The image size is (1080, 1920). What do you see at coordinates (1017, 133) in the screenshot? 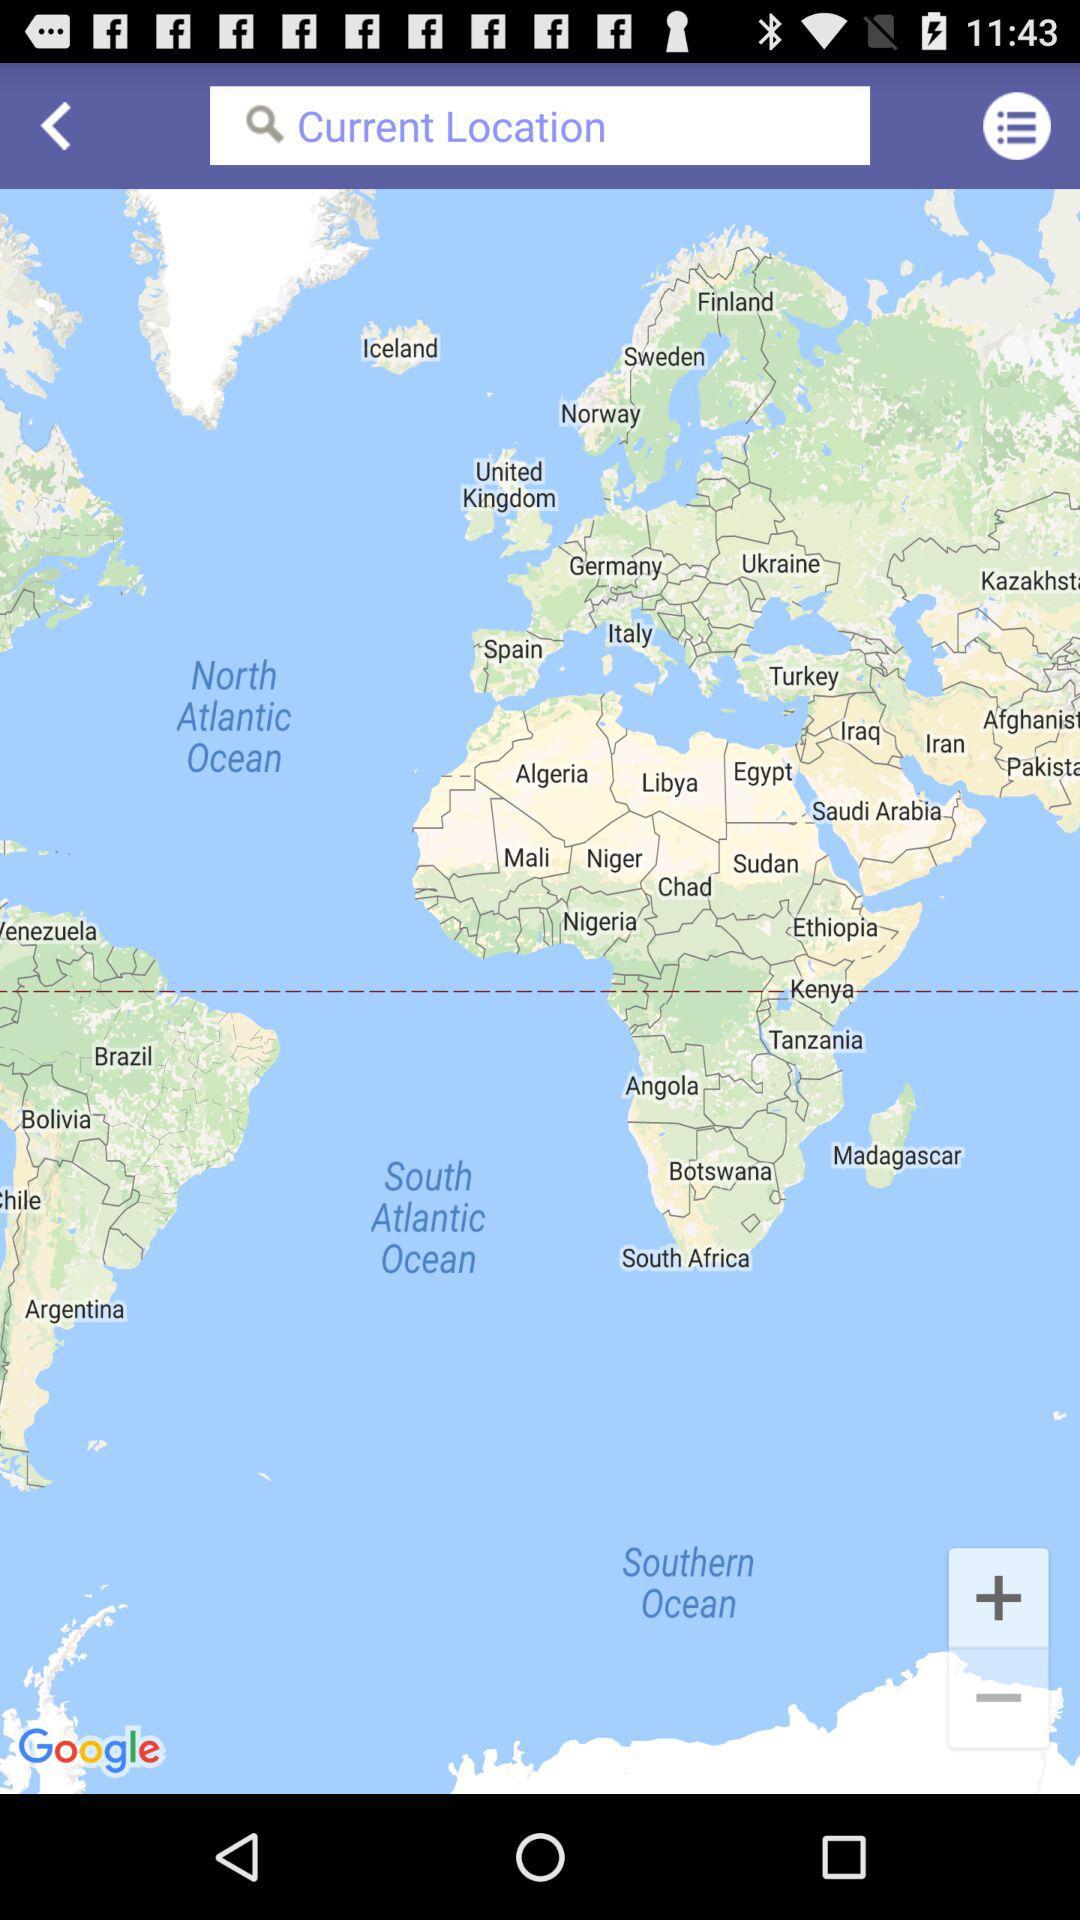
I see `the list icon` at bounding box center [1017, 133].